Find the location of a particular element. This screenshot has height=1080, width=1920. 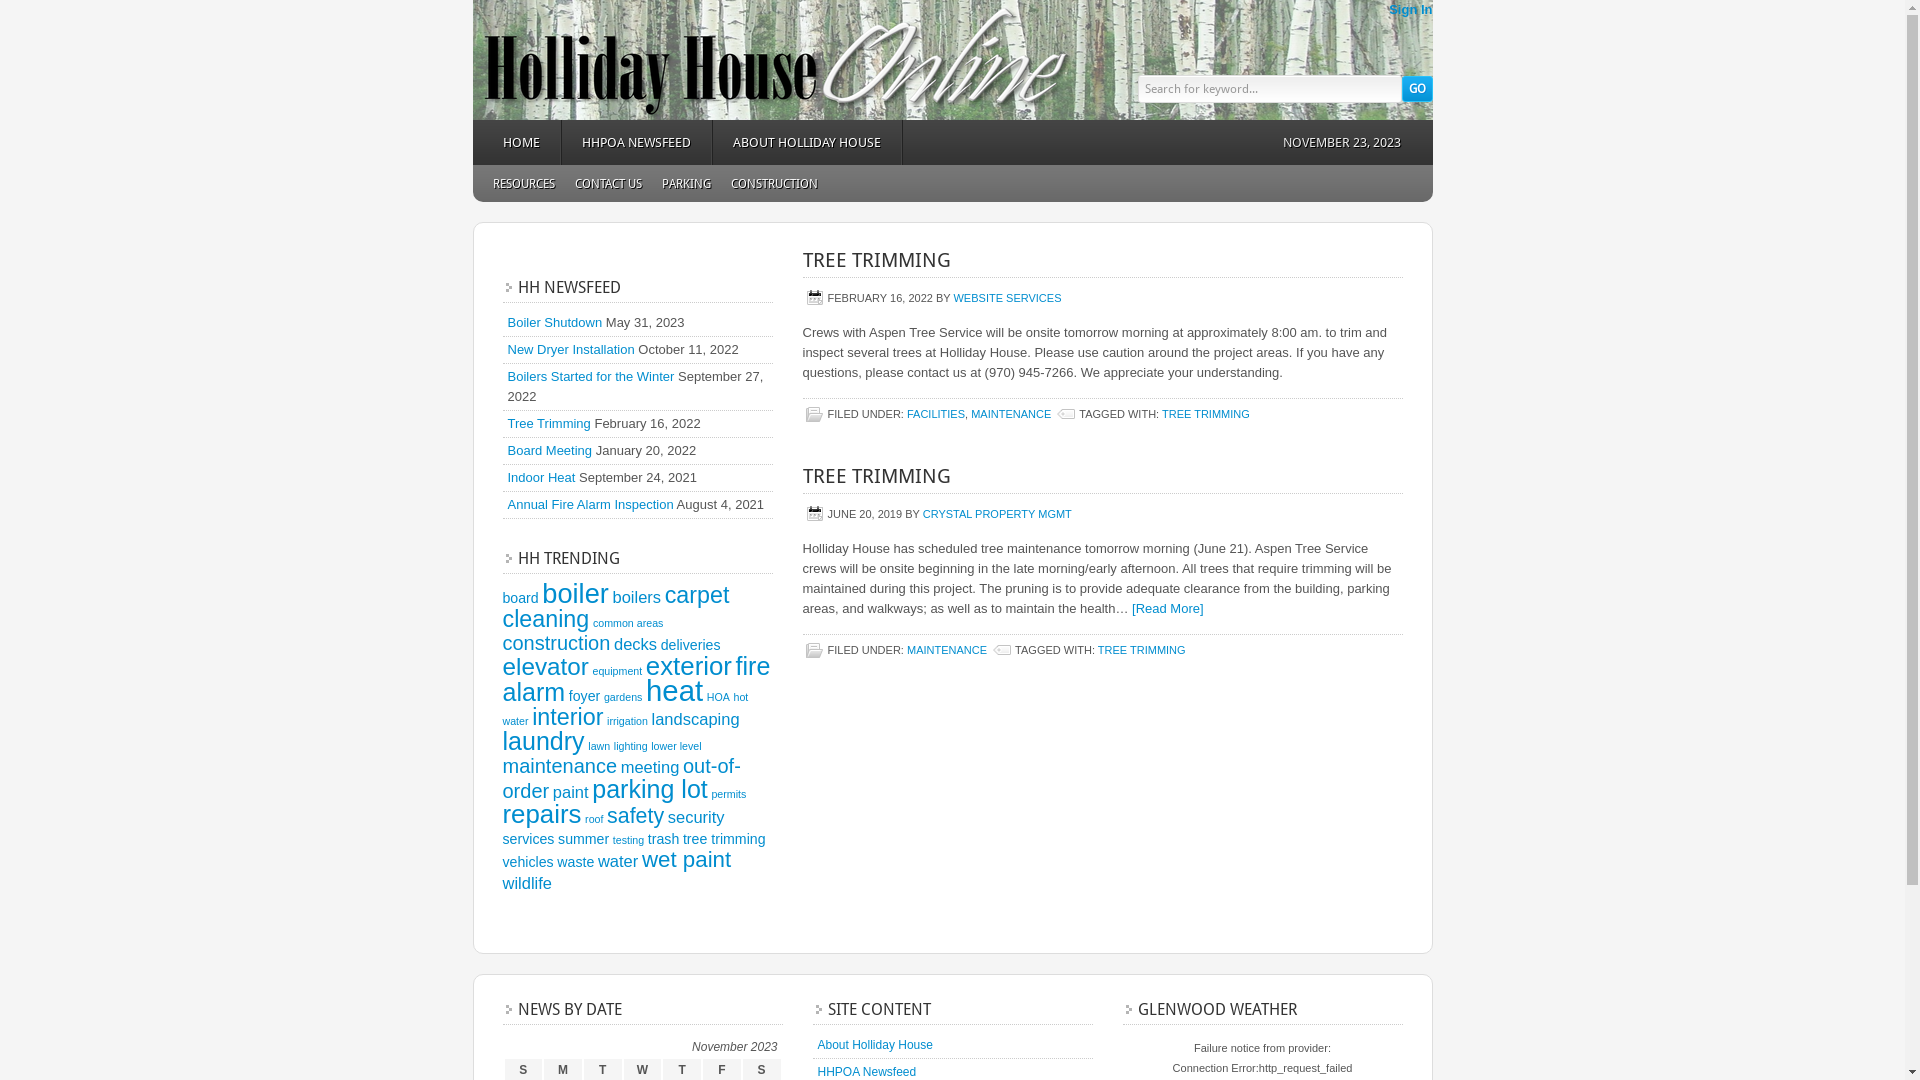

'HOLLIDAY HOUSE ONLINE' is located at coordinates (652, 59).